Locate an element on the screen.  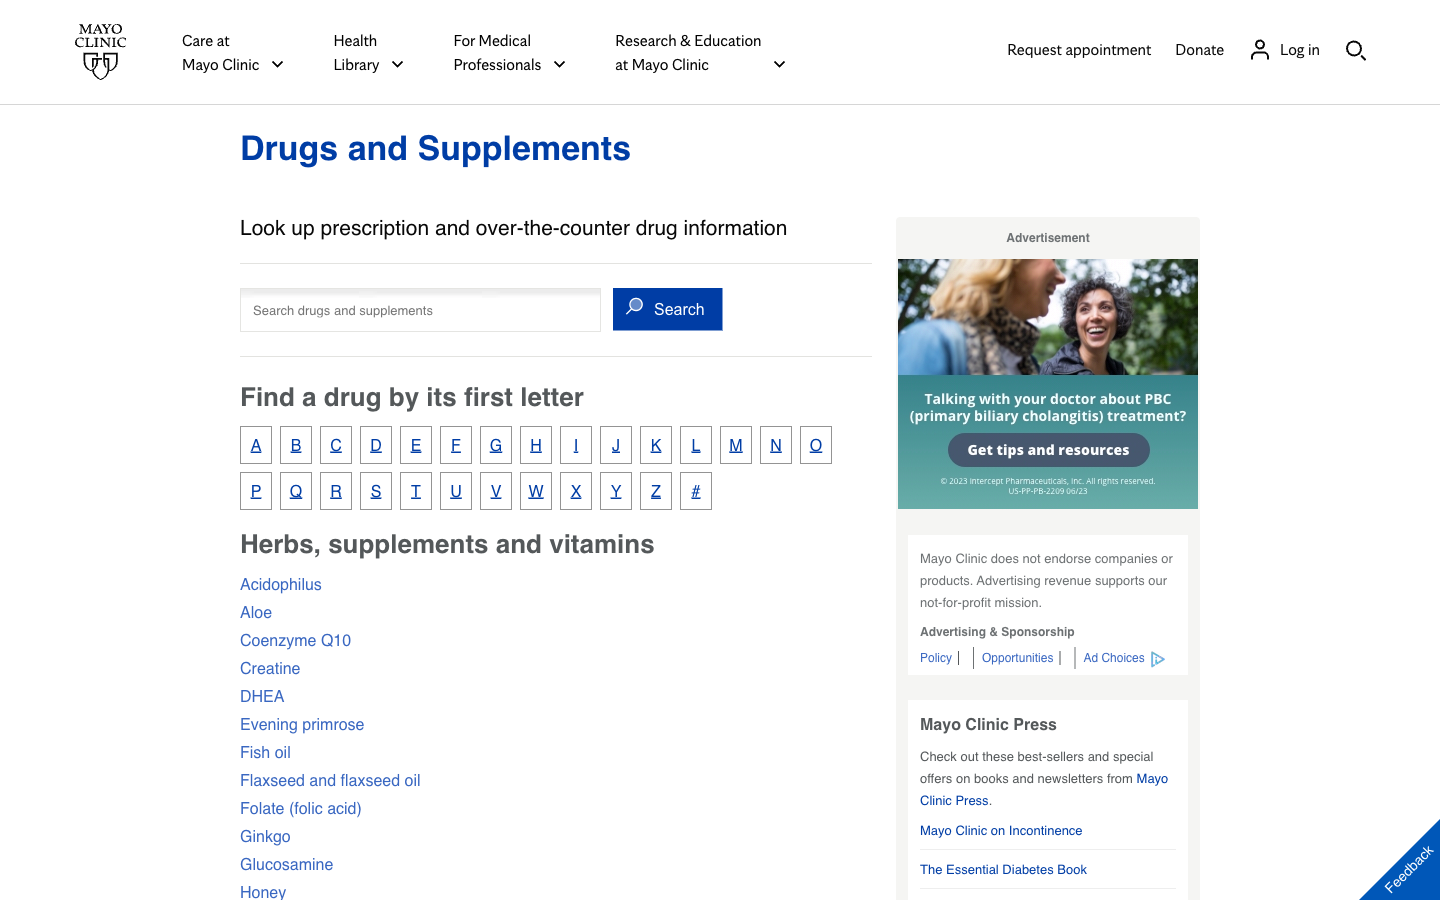
MayoClinic"s privacy guidelines is located at coordinates (939, 657).